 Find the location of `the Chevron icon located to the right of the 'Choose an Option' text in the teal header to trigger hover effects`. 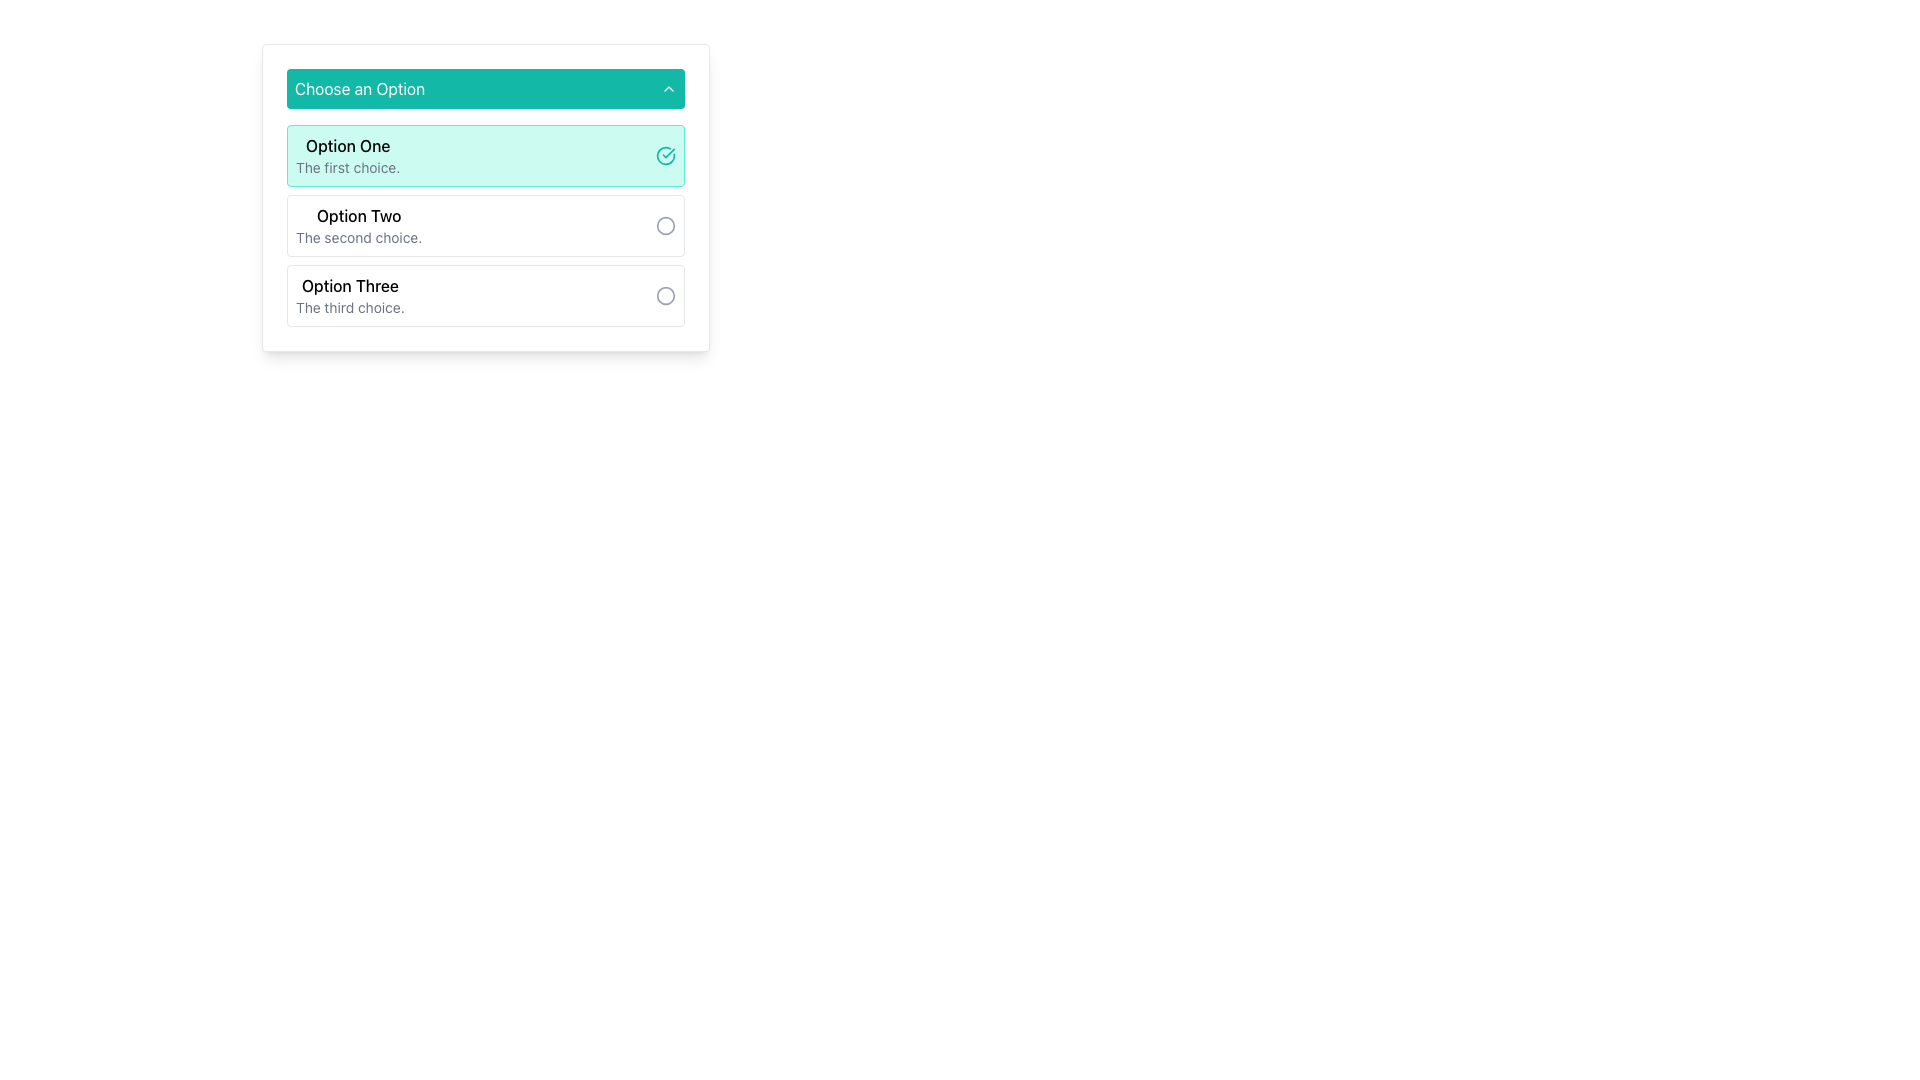

the Chevron icon located to the right of the 'Choose an Option' text in the teal header to trigger hover effects is located at coordinates (668, 87).